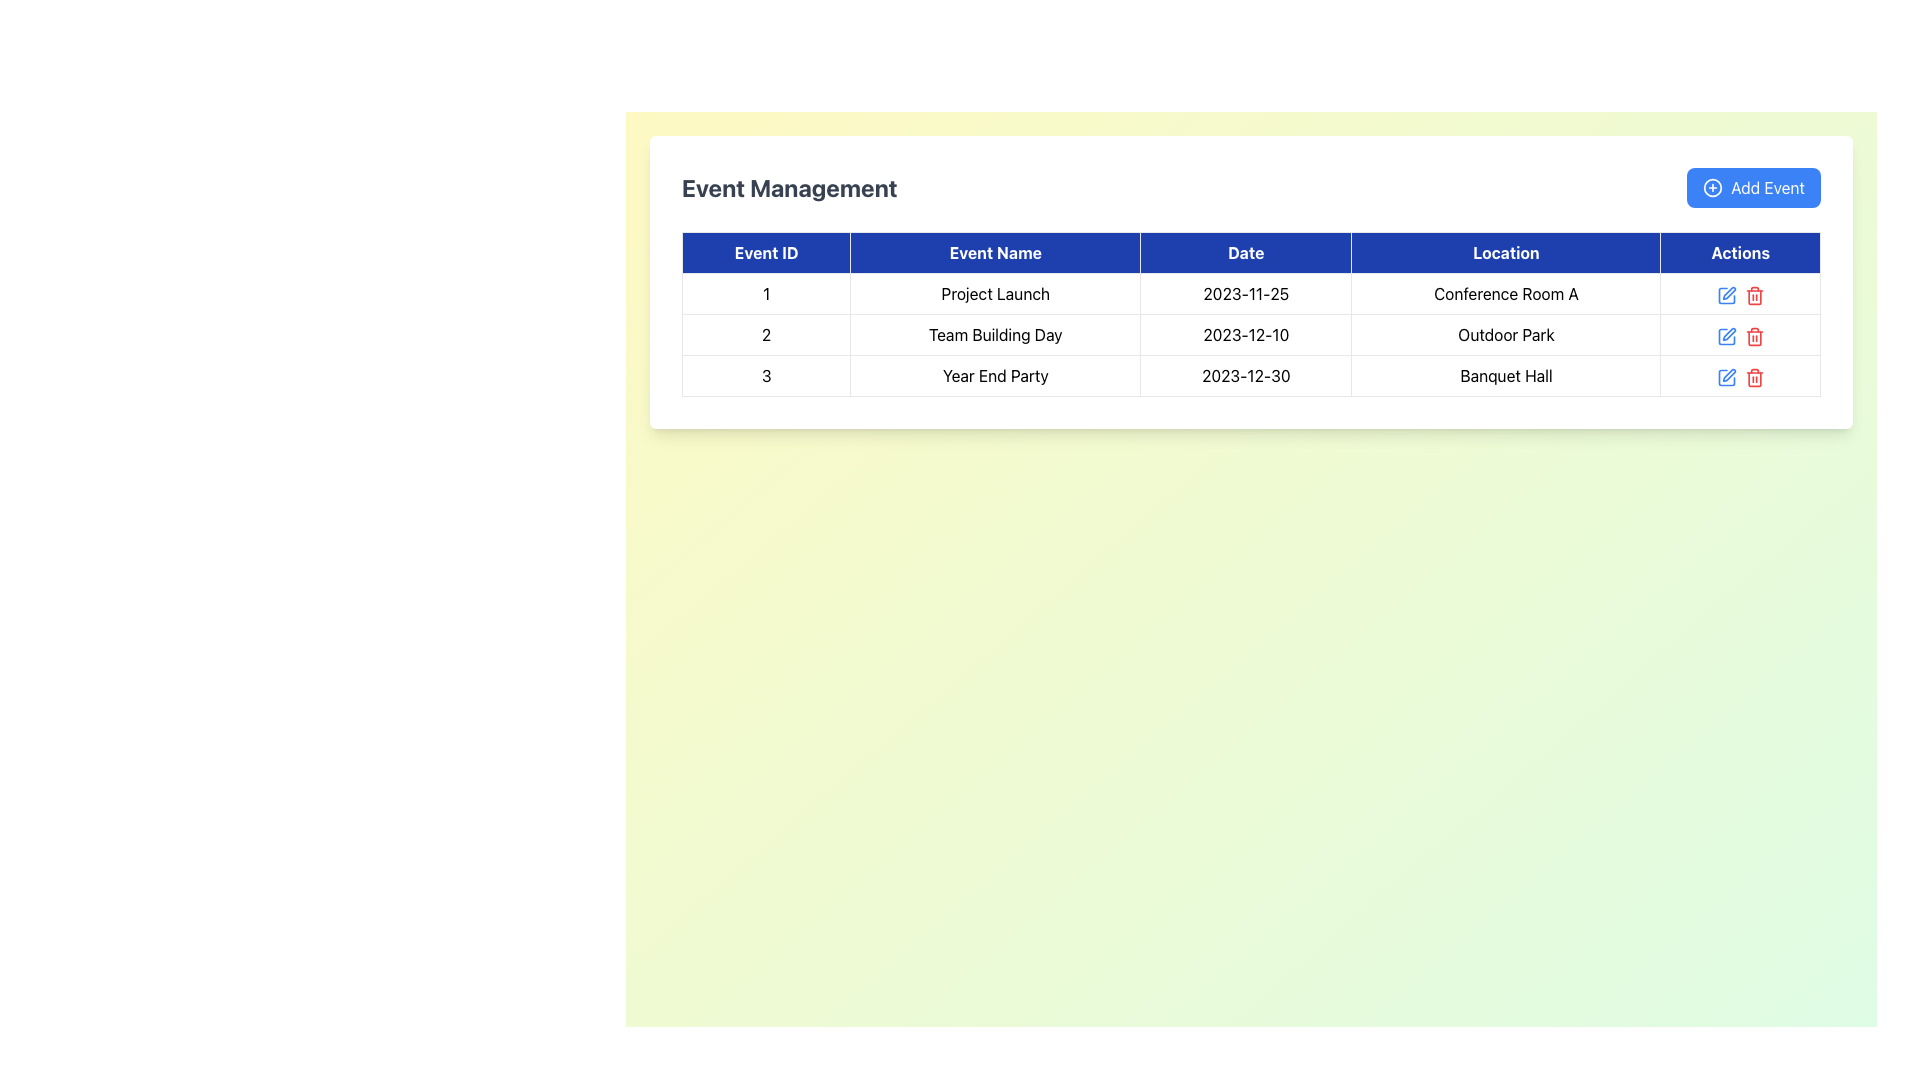 The height and width of the screenshot is (1080, 1920). What do you see at coordinates (1712, 188) in the screenshot?
I see `the circular icon that visually complements the 'Add Event' button located at the top right corner of the primary card-like interface` at bounding box center [1712, 188].